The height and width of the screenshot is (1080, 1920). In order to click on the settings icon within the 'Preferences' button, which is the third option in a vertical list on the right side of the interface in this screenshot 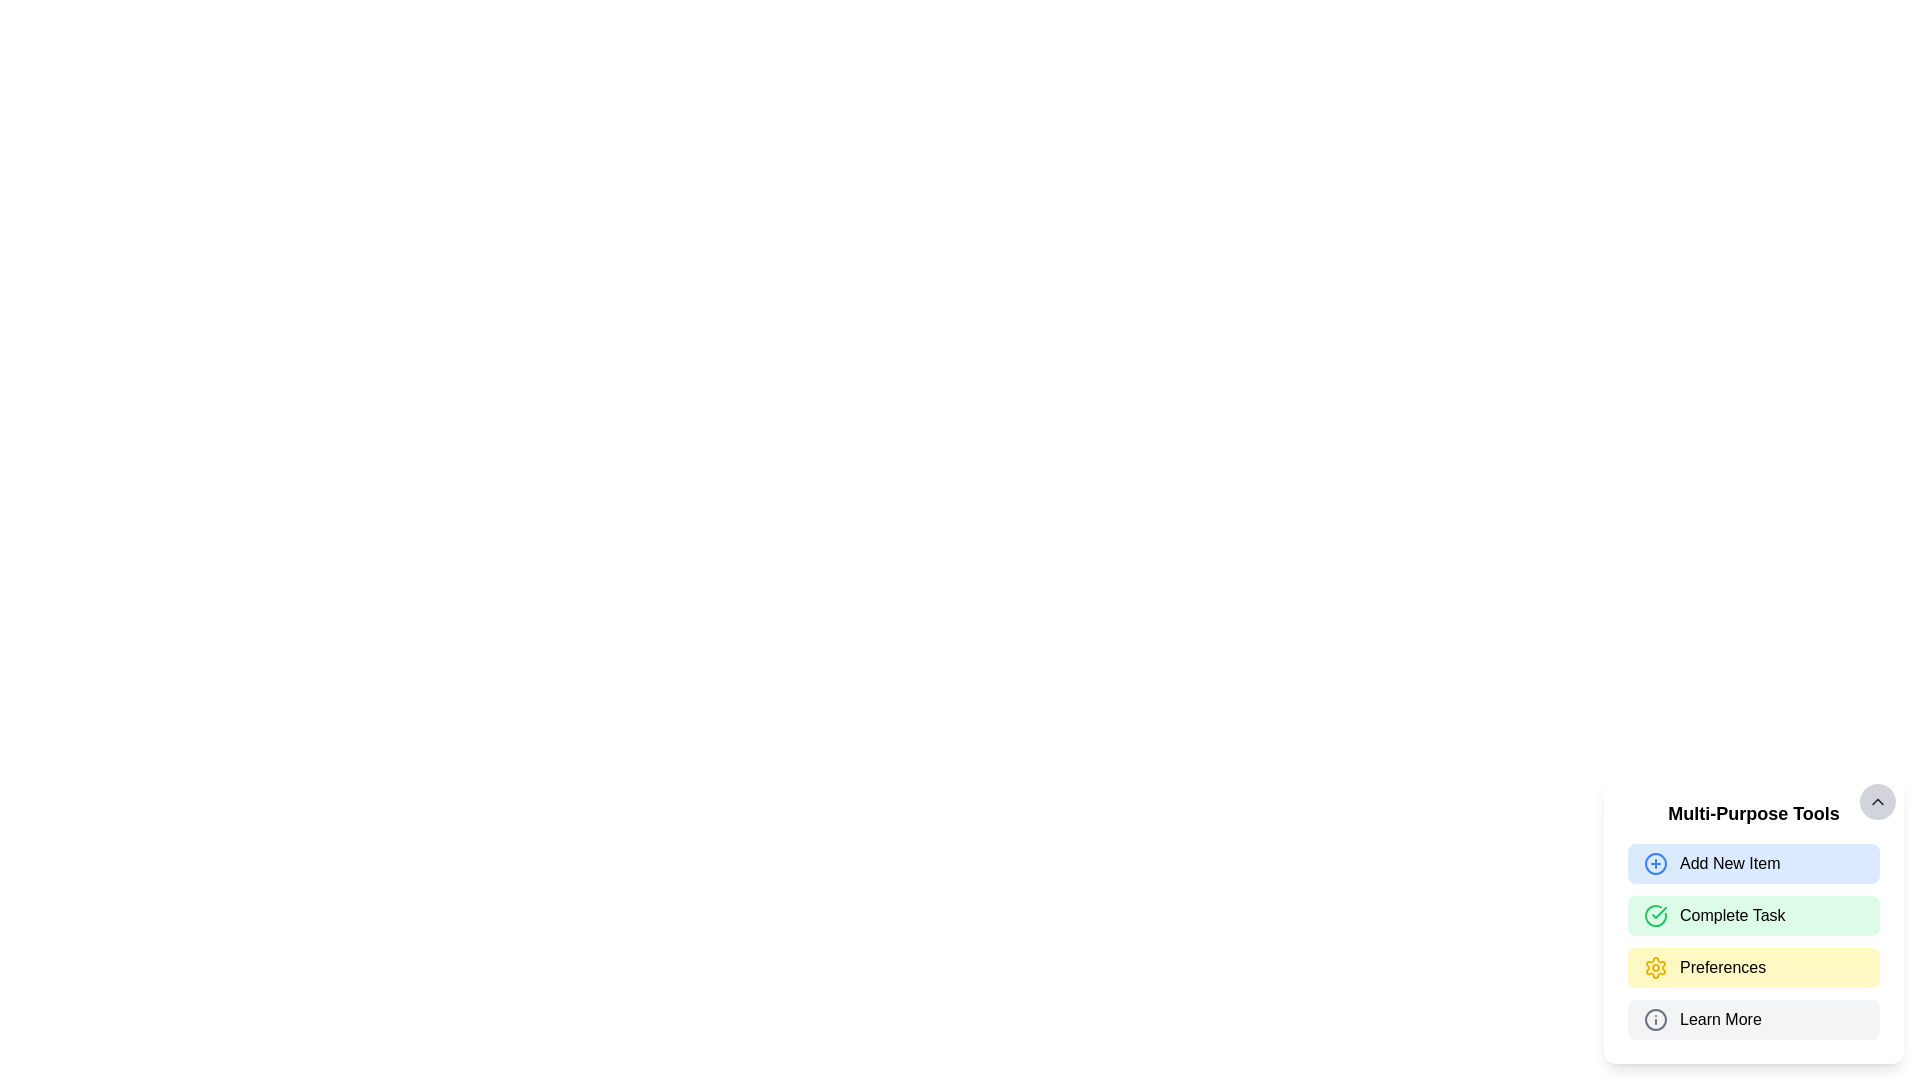, I will do `click(1656, 967)`.